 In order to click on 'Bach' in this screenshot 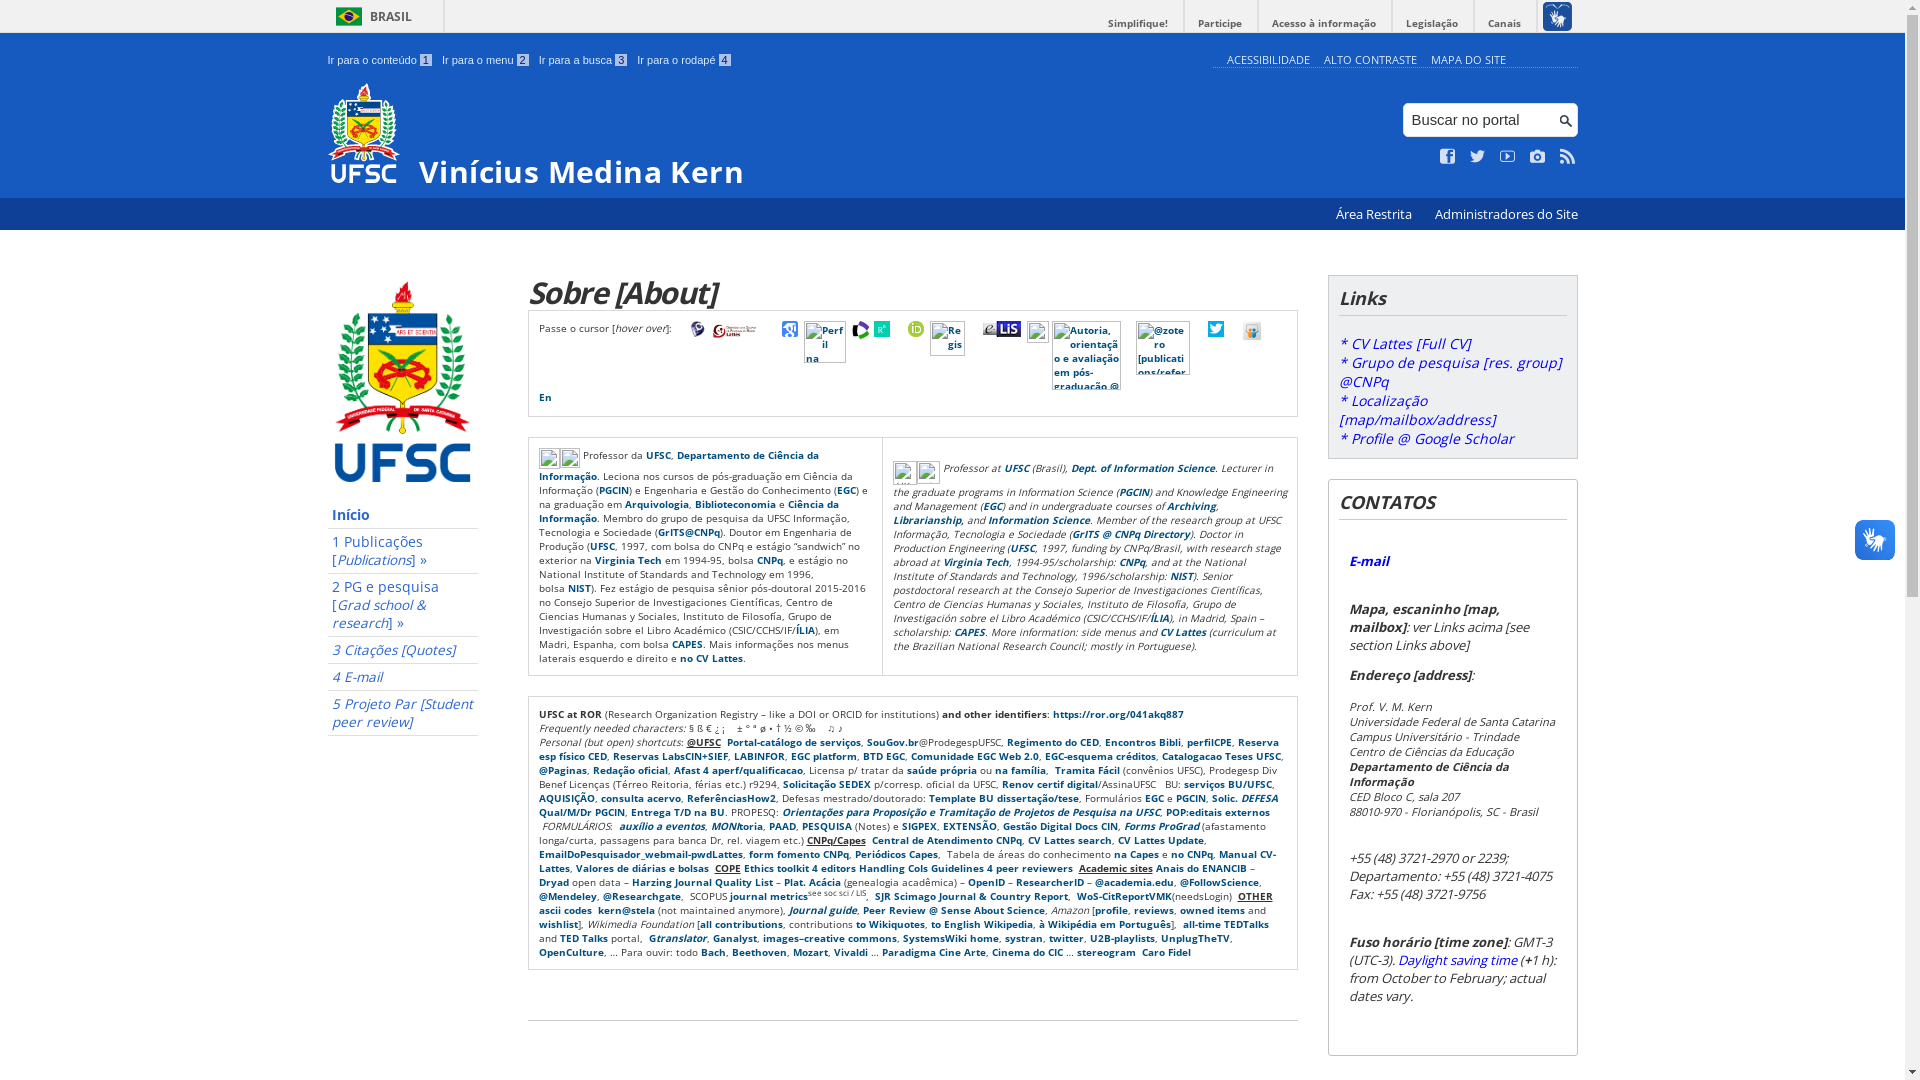, I will do `click(712, 951)`.